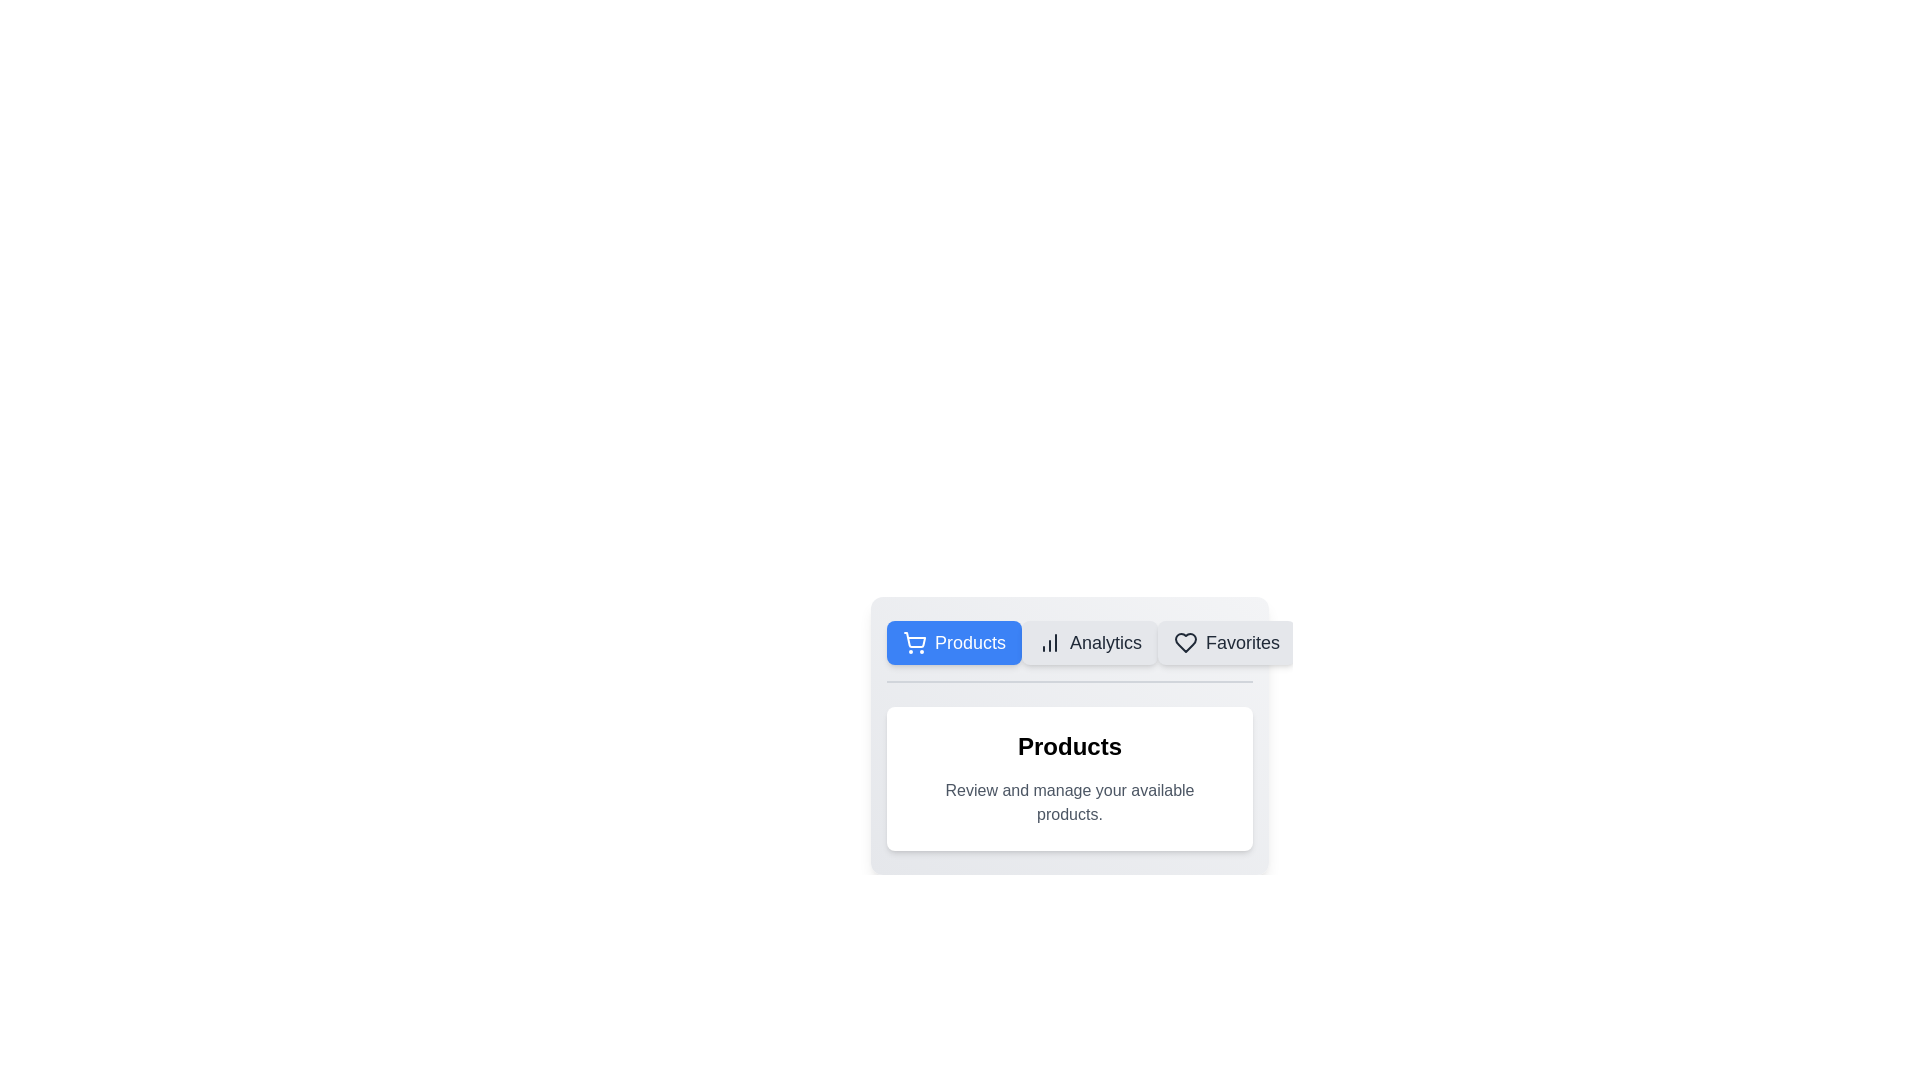 The height and width of the screenshot is (1080, 1920). Describe the element at coordinates (1069, 651) in the screenshot. I see `the 'Analytics' navigation button located in the center of the navigation bar` at that location.